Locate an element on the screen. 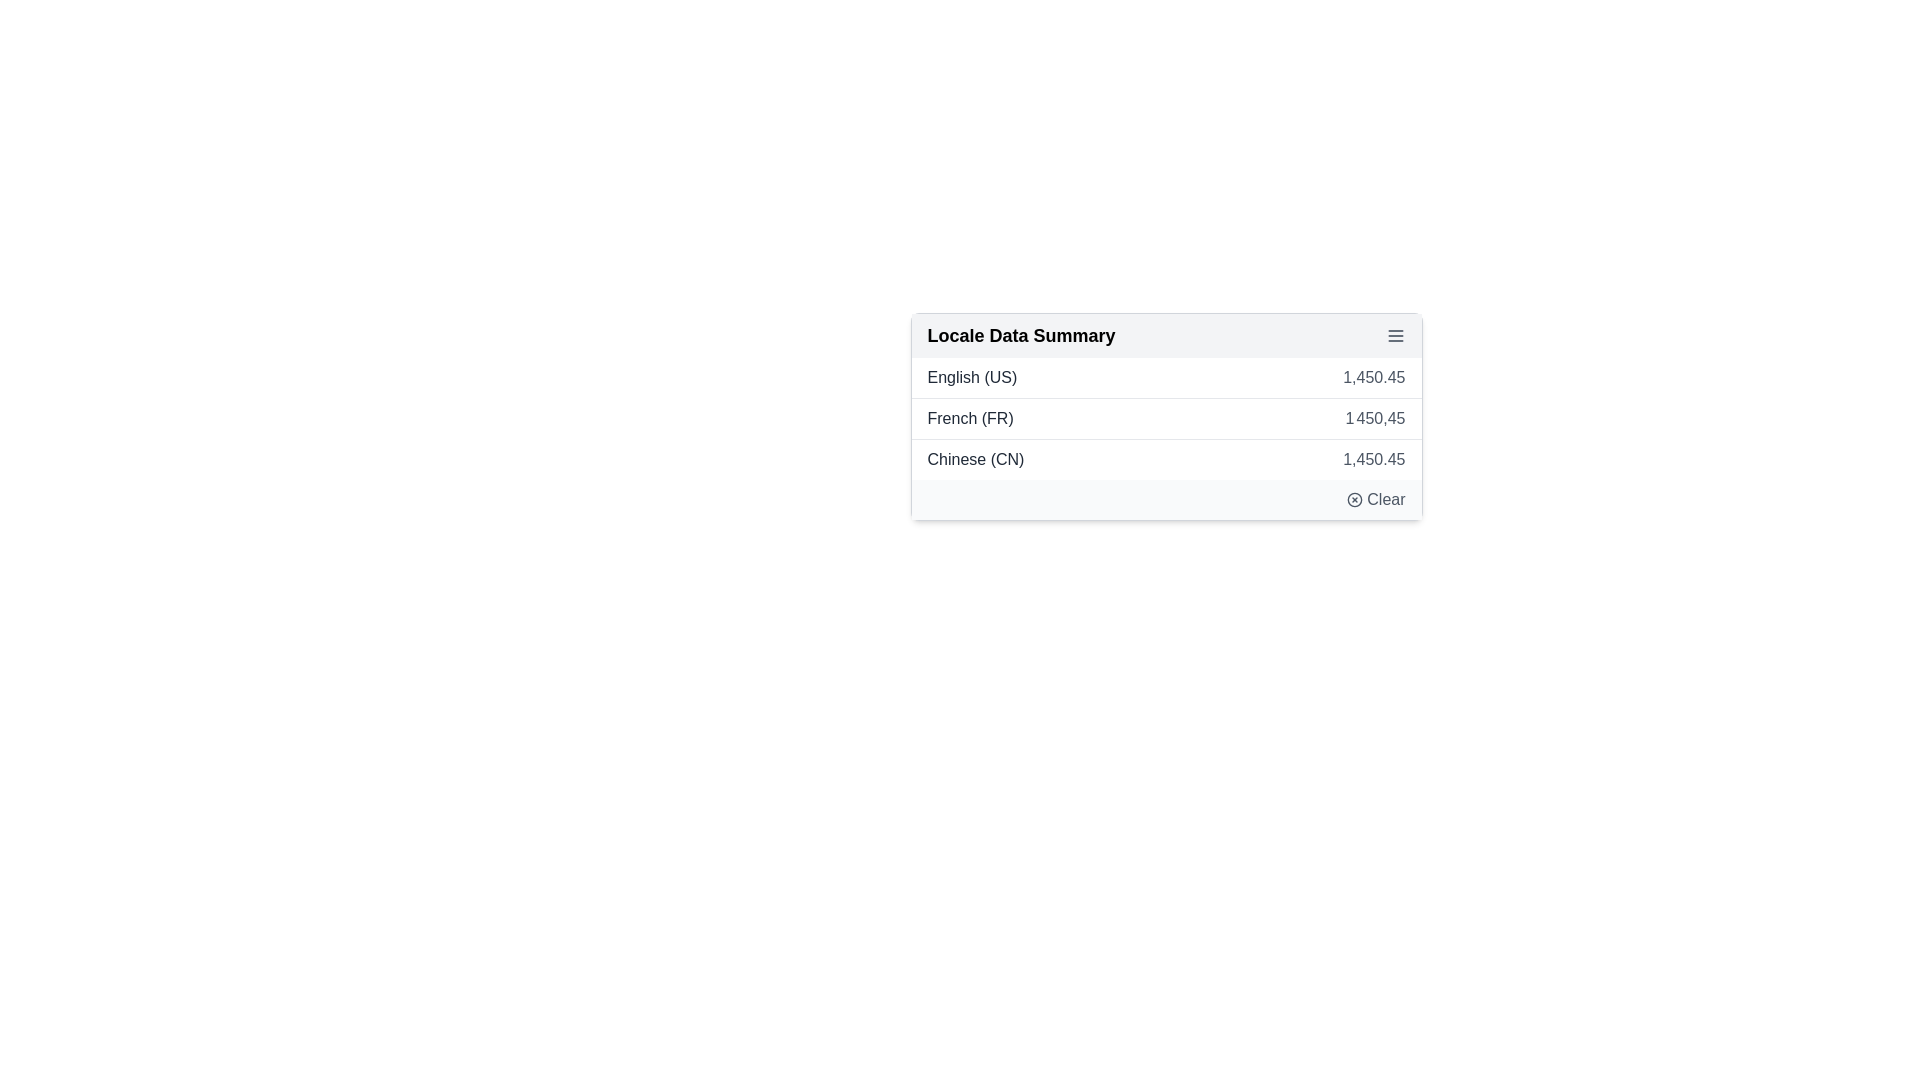 The height and width of the screenshot is (1080, 1920). text label indicating the language option 'English (US)' located in the first row of the list-like component, aligned to the left is located at coordinates (972, 378).